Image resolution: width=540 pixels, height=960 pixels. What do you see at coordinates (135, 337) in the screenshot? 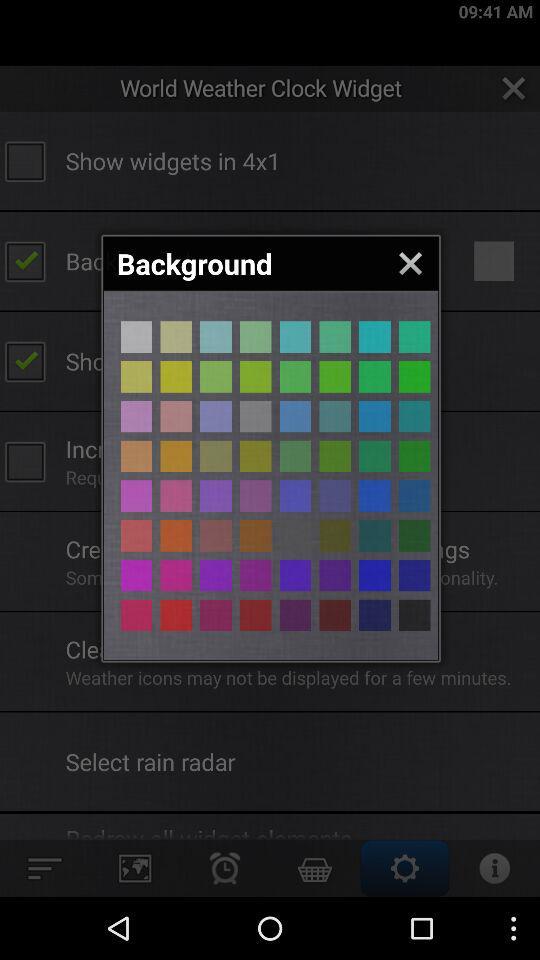
I see `choose that color` at bounding box center [135, 337].